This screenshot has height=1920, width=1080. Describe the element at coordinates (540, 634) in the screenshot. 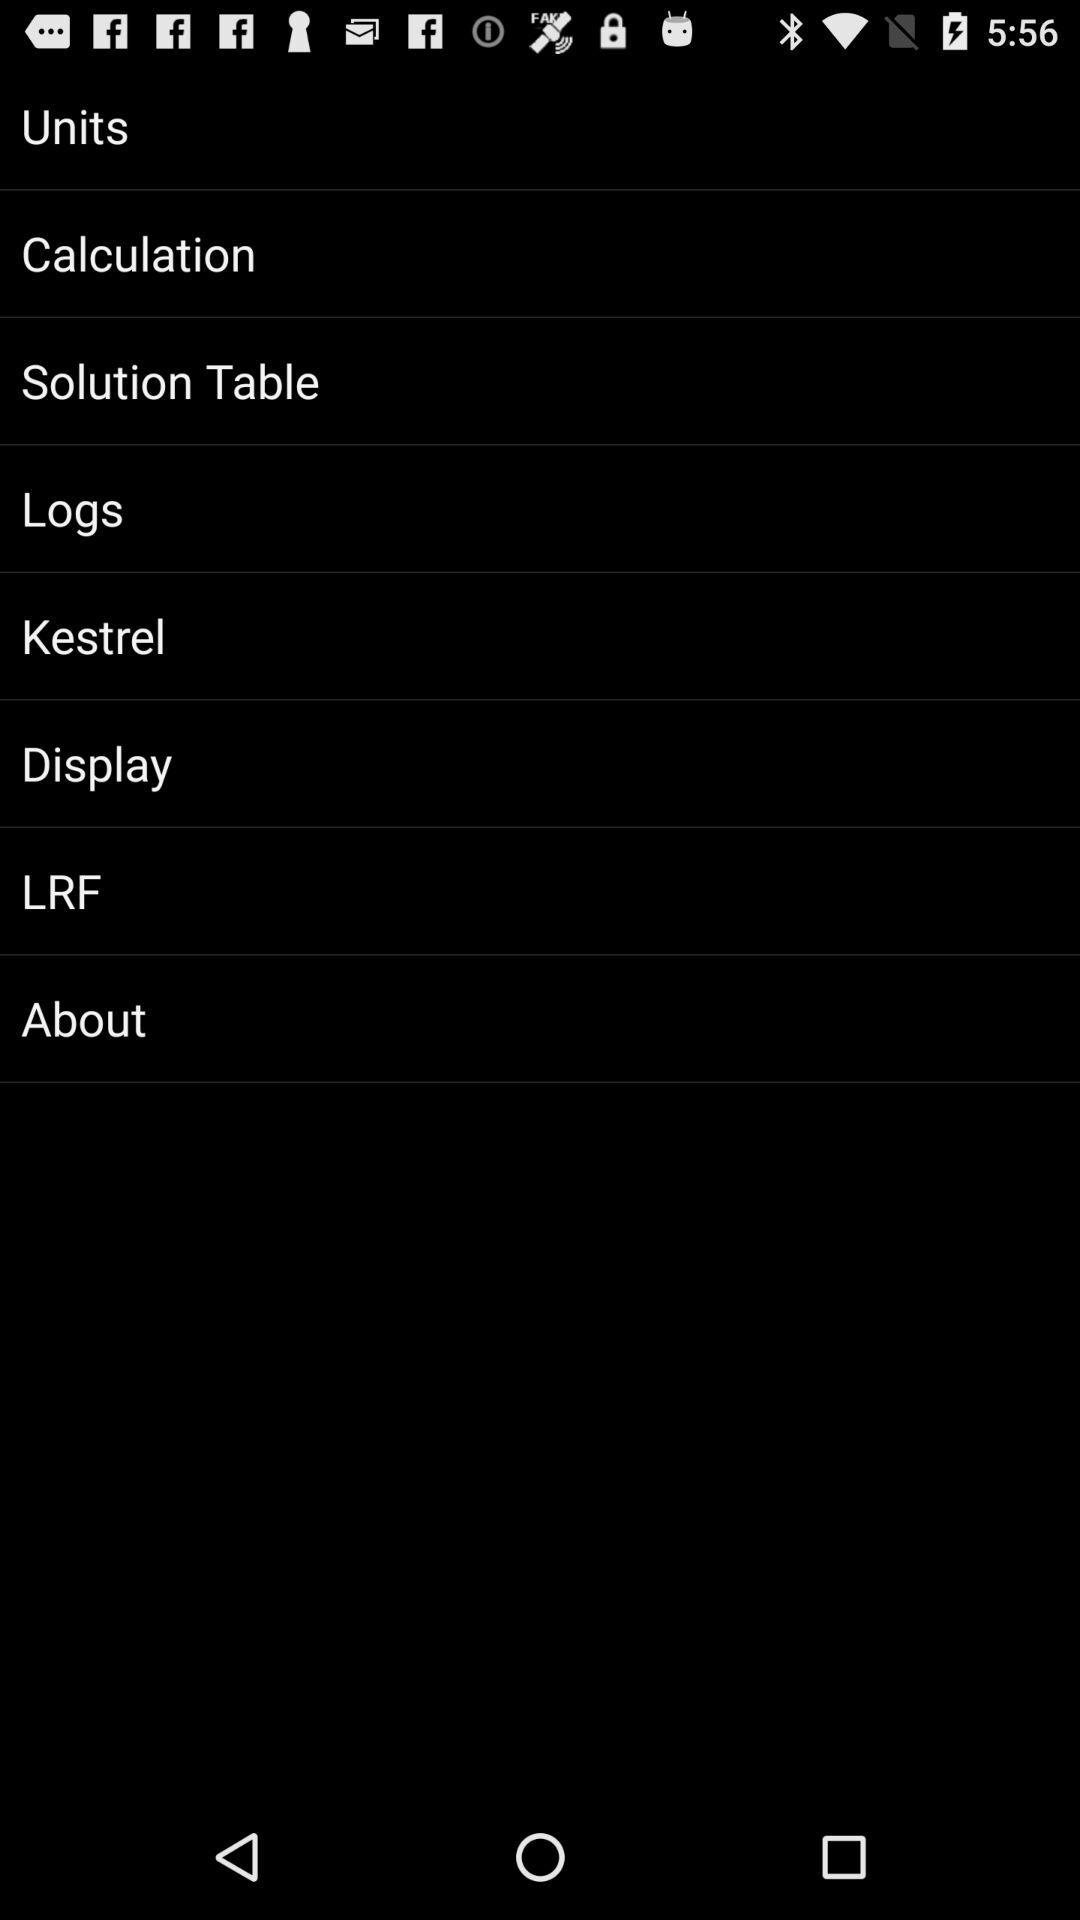

I see `kestrel app` at that location.